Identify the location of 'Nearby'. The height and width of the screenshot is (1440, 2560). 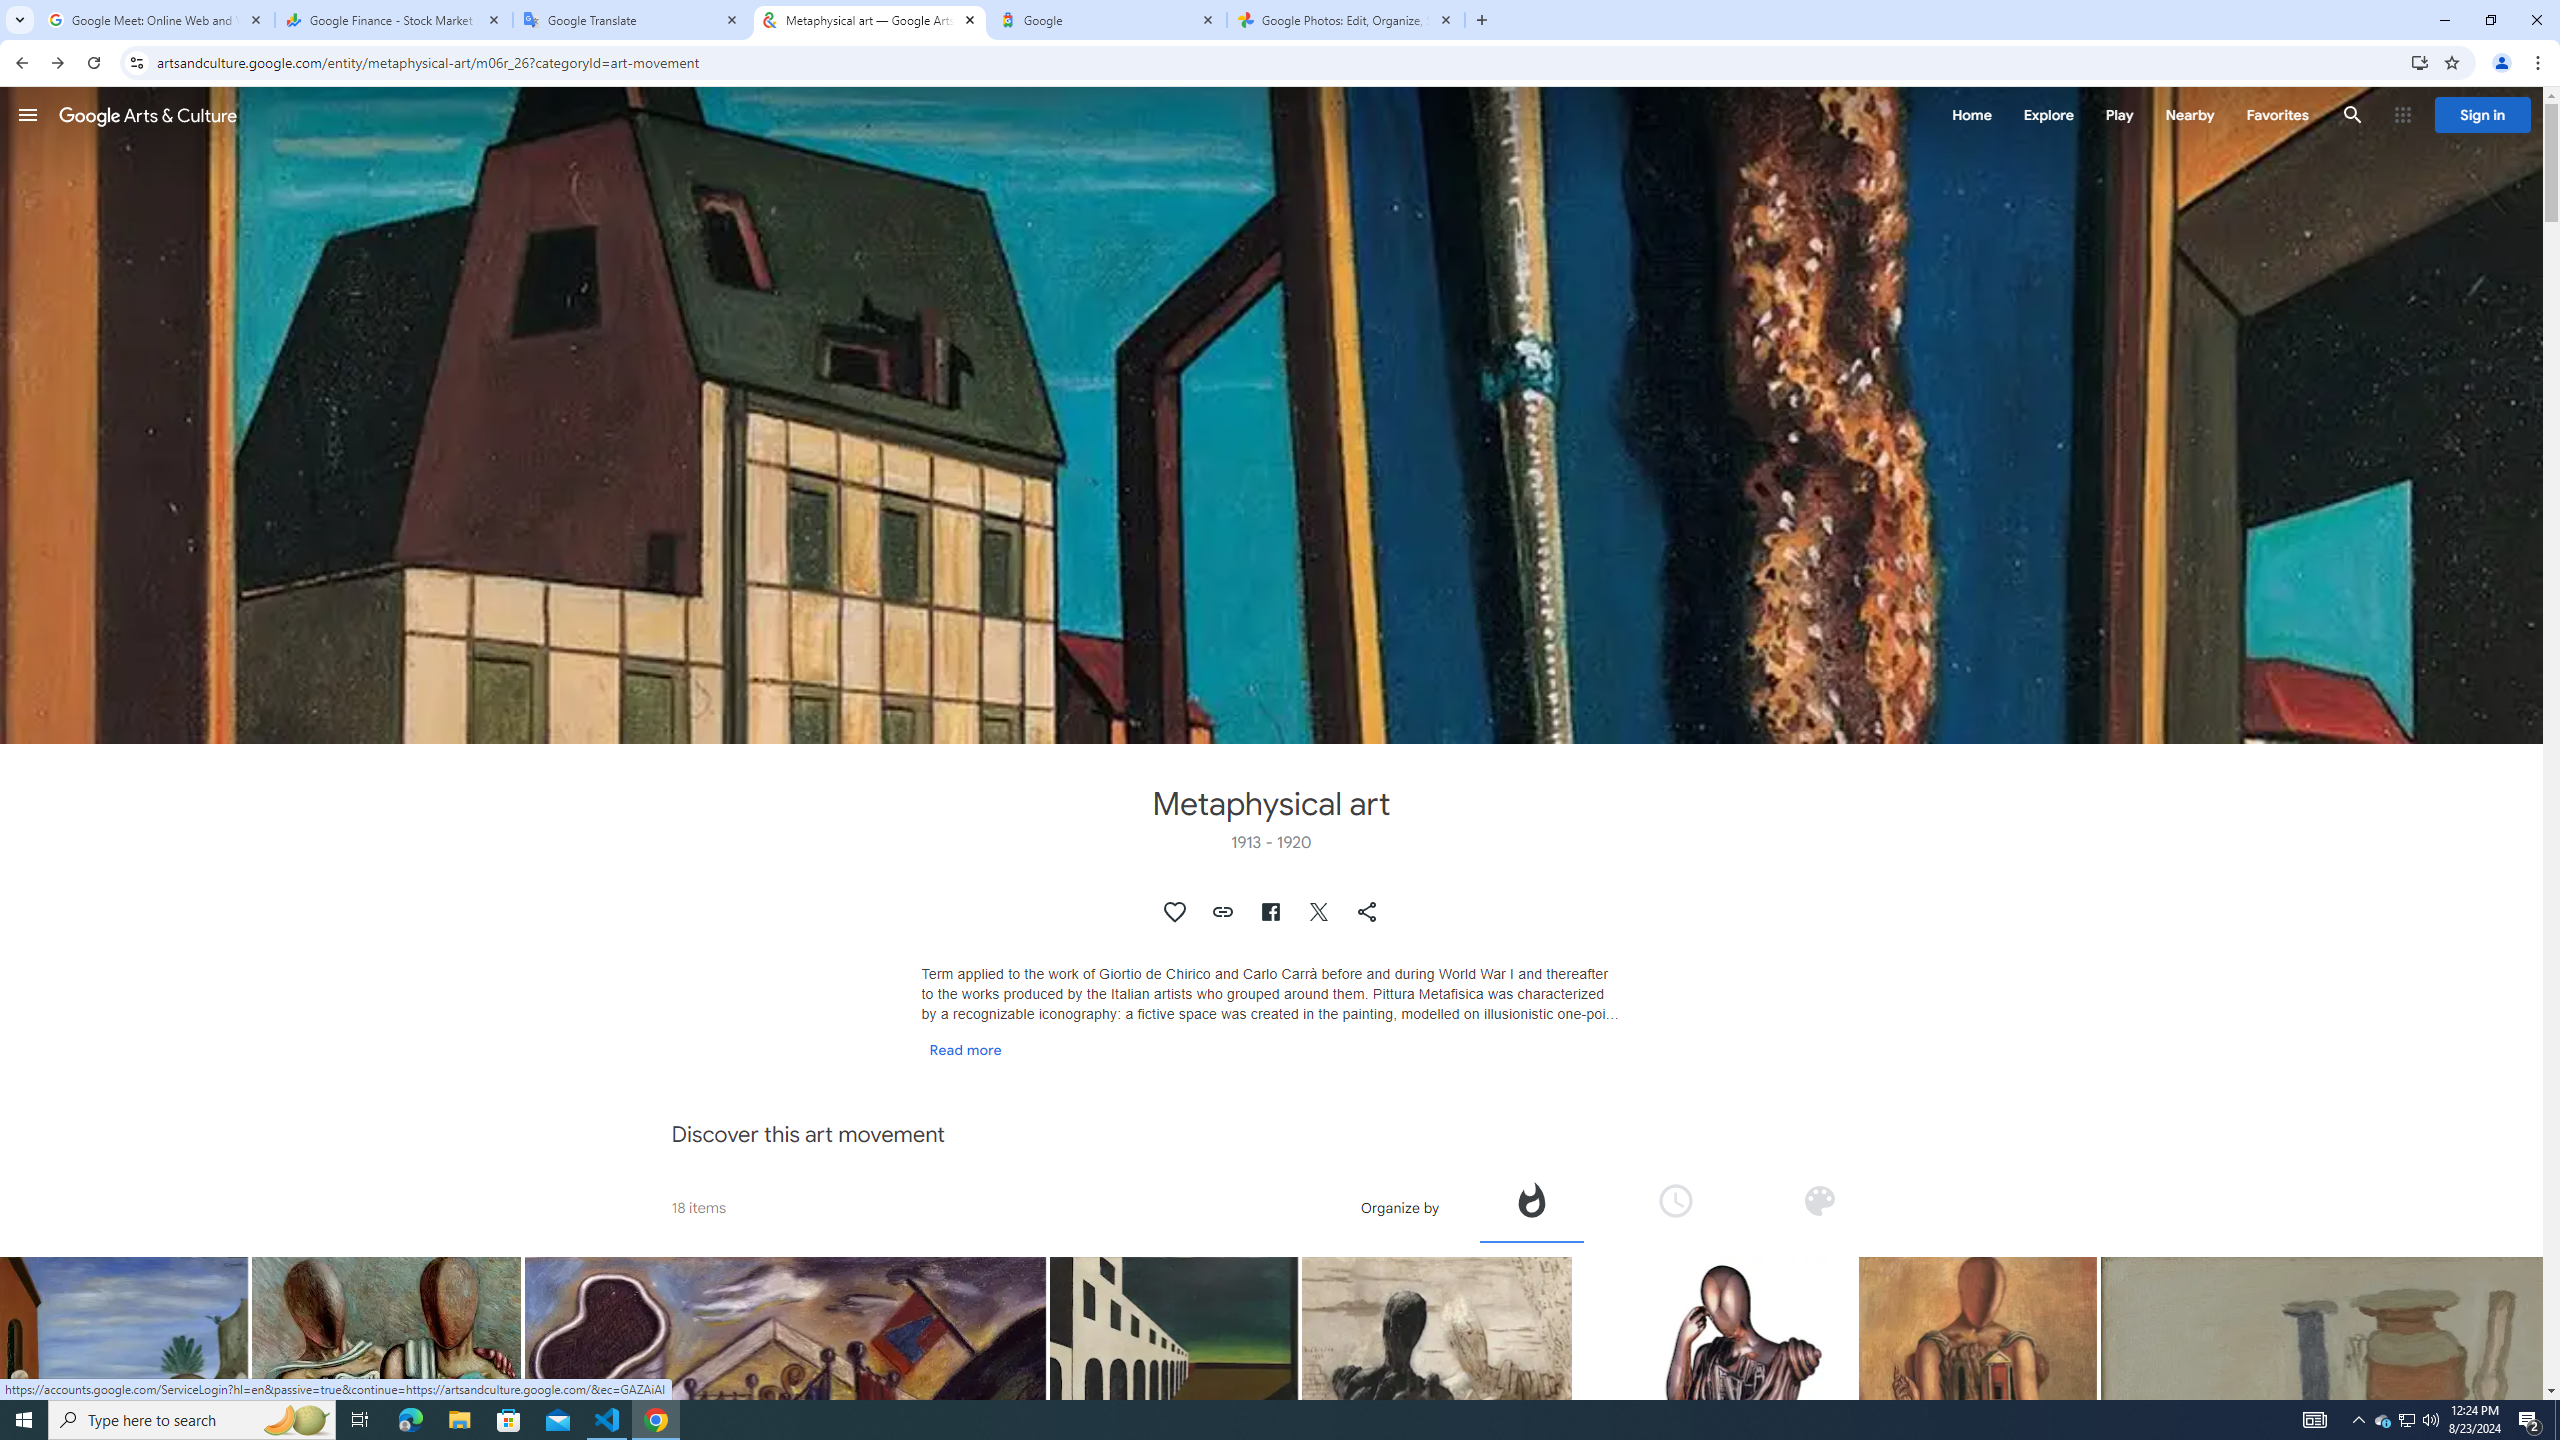
(2188, 114).